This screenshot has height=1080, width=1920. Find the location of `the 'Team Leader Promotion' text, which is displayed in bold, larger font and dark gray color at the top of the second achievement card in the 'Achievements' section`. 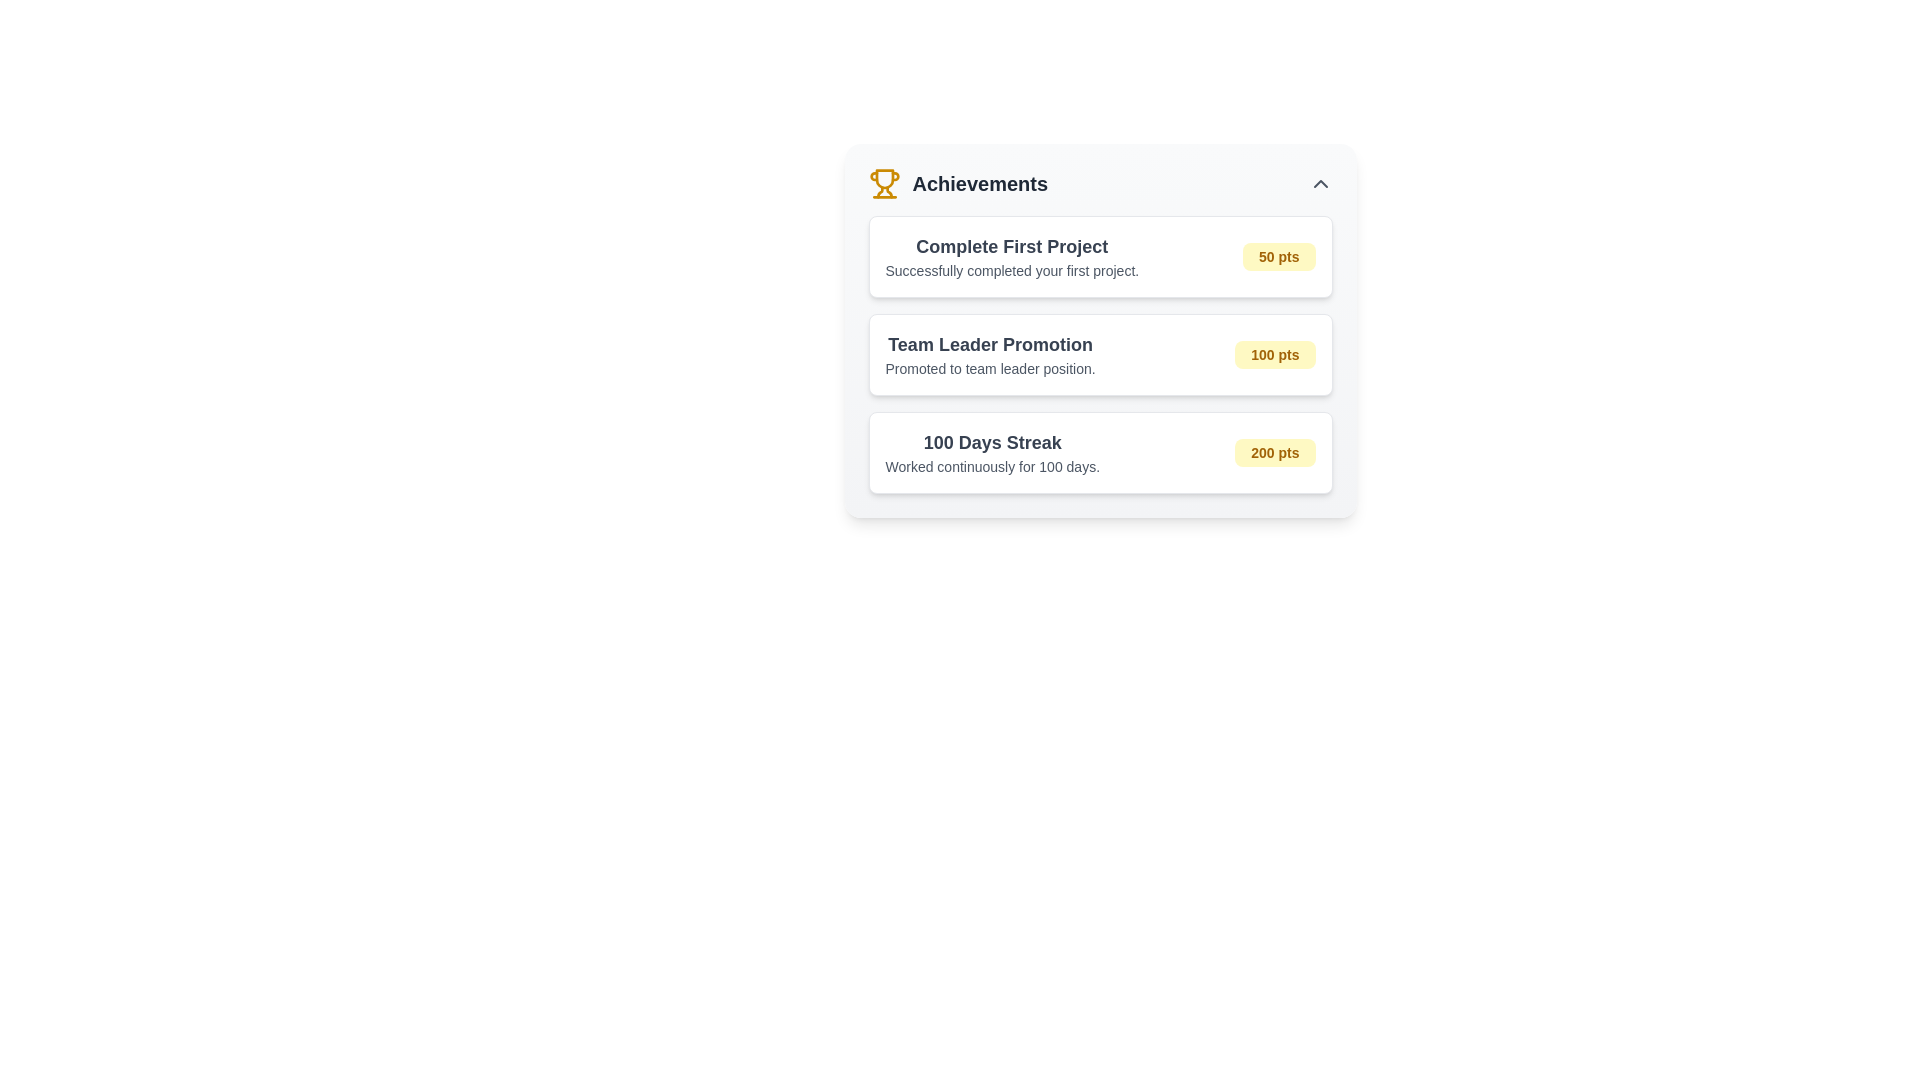

the 'Team Leader Promotion' text, which is displayed in bold, larger font and dark gray color at the top of the second achievement card in the 'Achievements' section is located at coordinates (990, 343).